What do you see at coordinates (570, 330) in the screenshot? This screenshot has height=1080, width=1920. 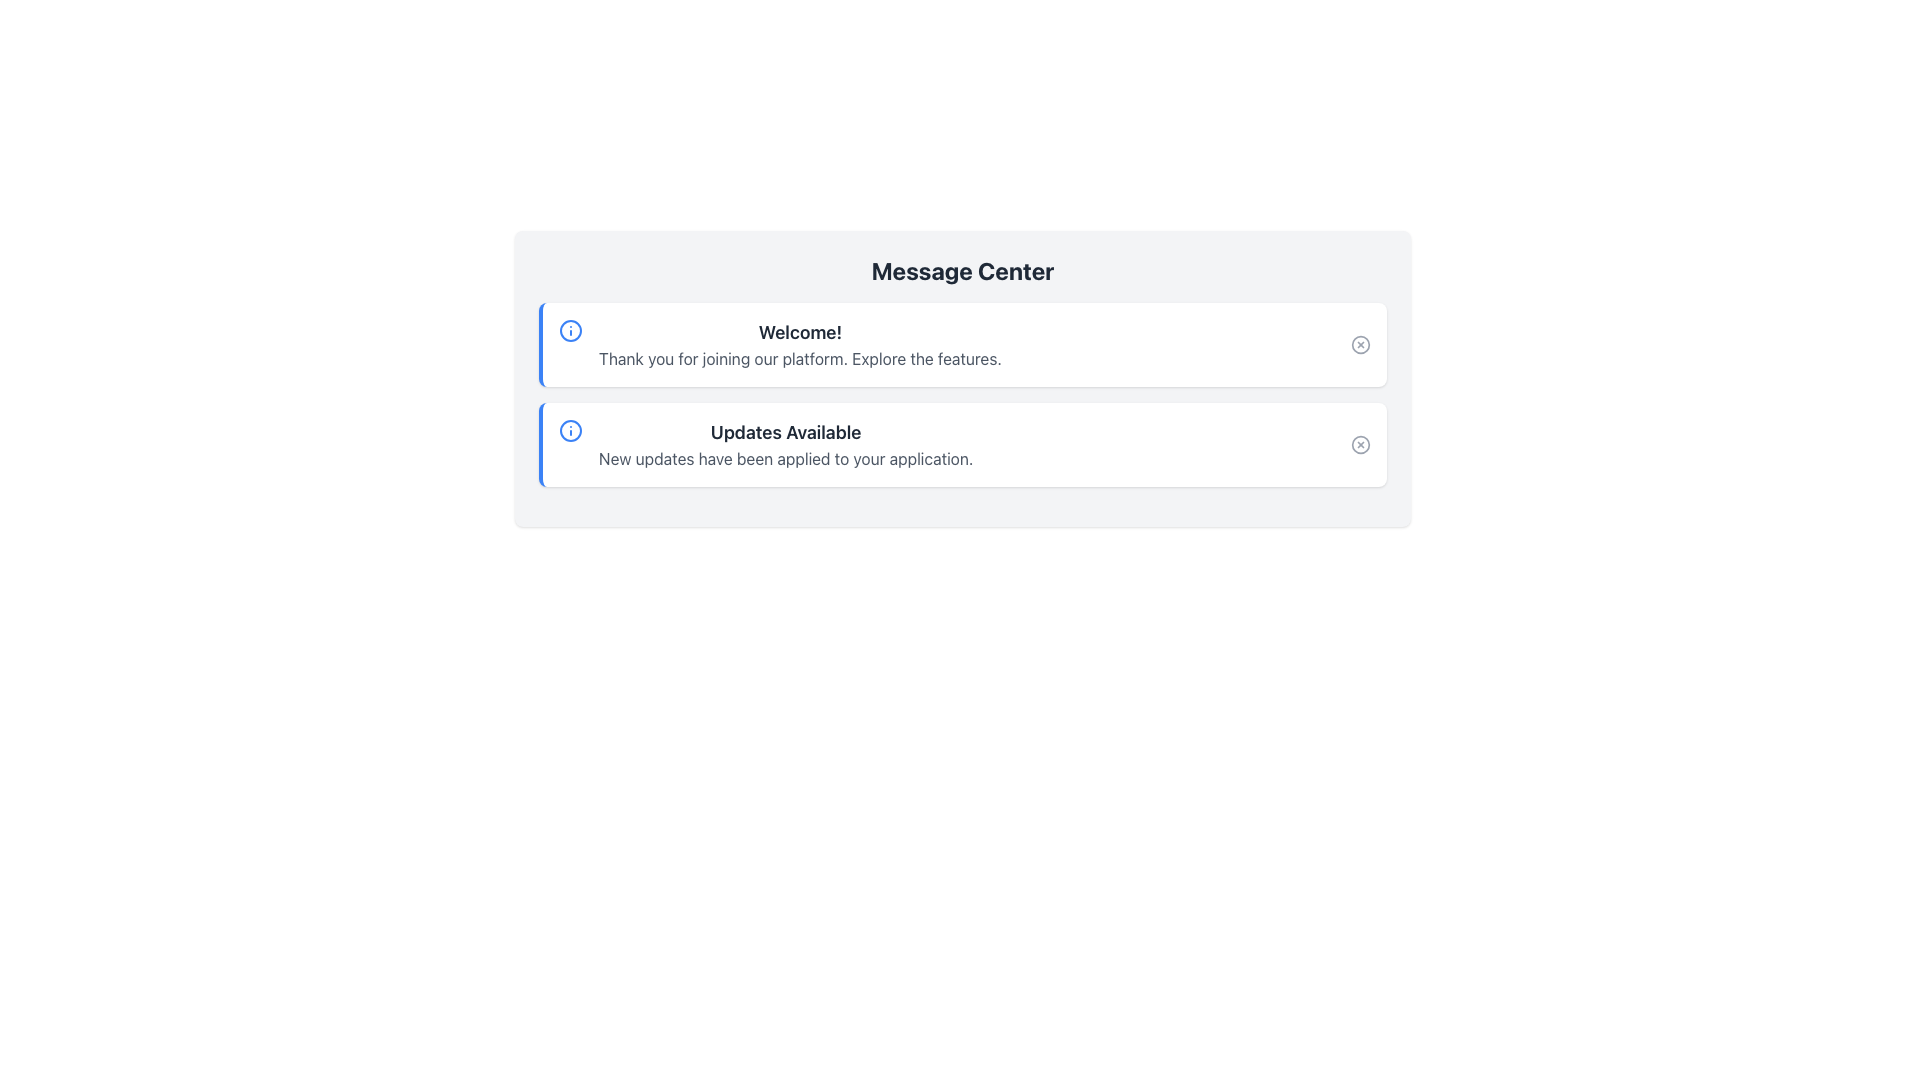 I see `the information symbol circular shape within the blue-outlined icon of the first notification card labeled 'Welcome!' in the 'Message Center' section` at bounding box center [570, 330].